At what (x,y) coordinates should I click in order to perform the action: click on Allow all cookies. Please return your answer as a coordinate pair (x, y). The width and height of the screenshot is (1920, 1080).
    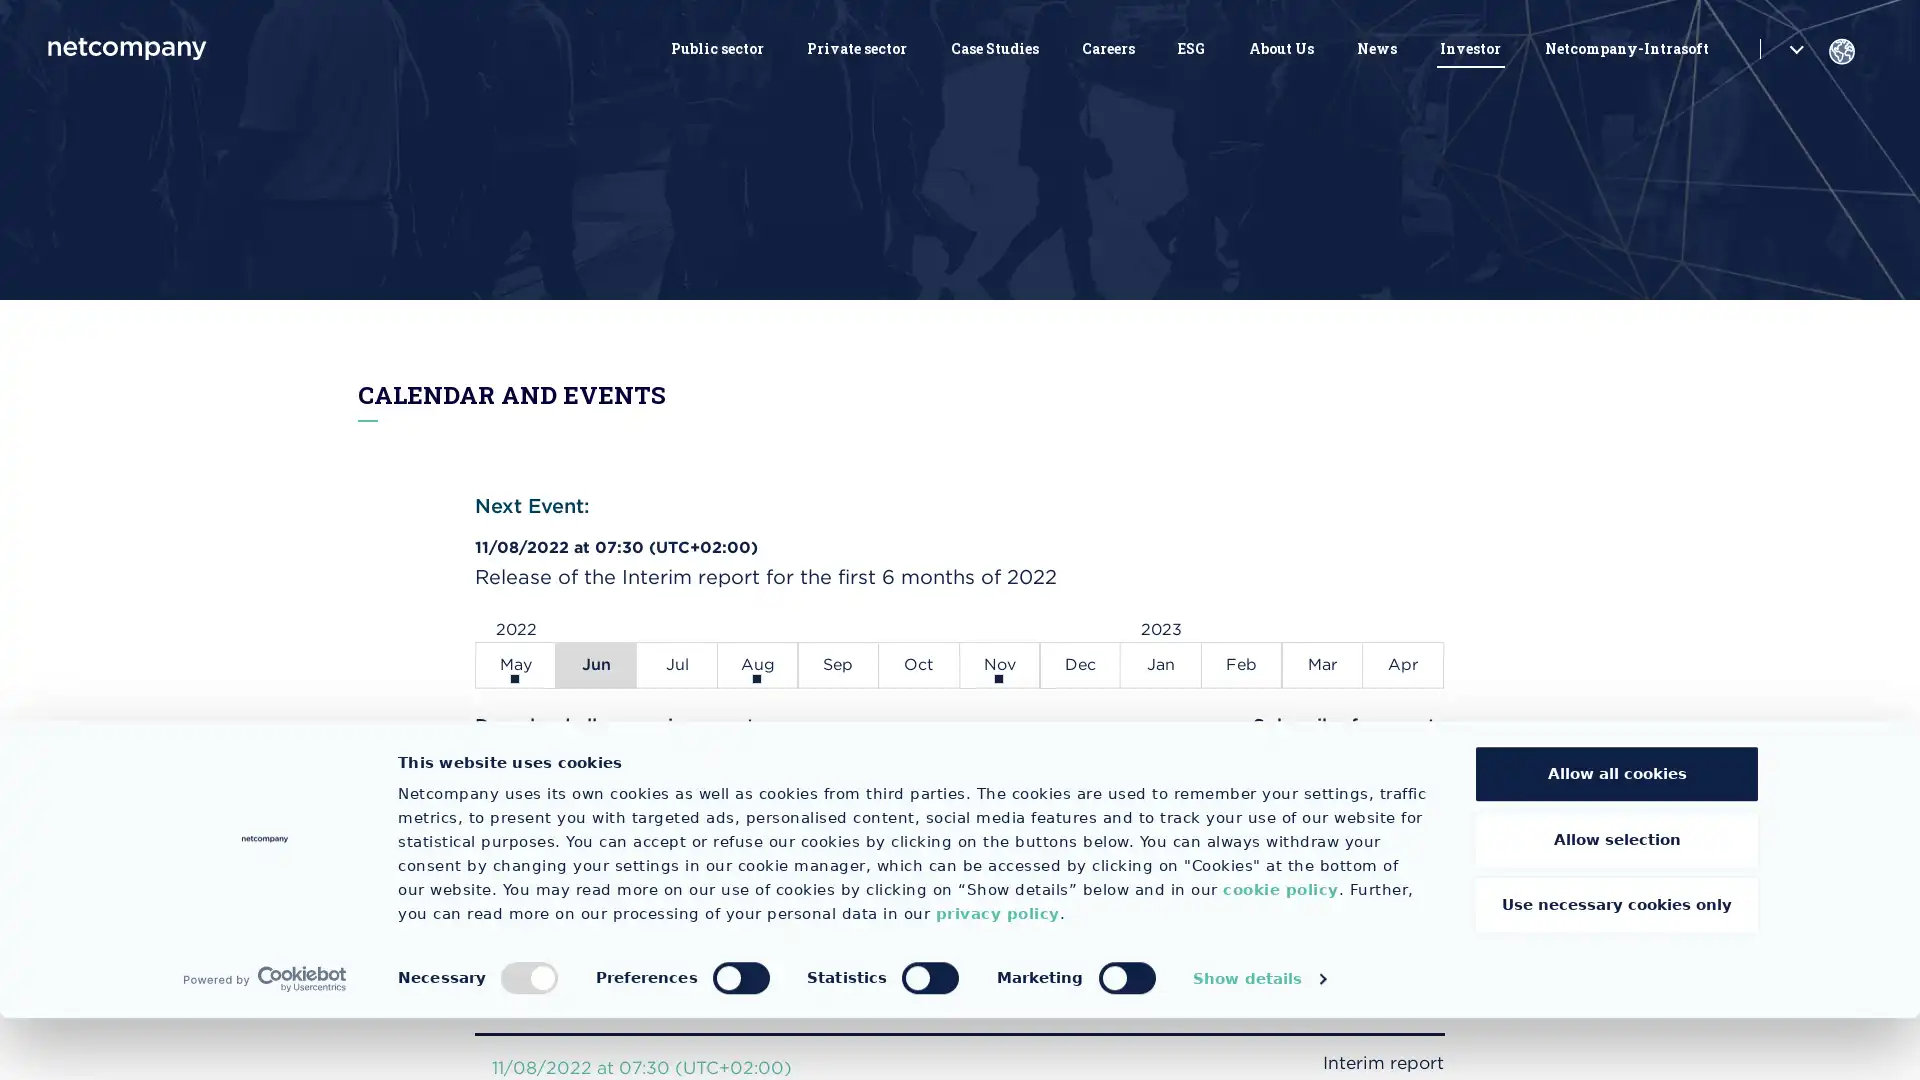
    Looking at the image, I should click on (1617, 836).